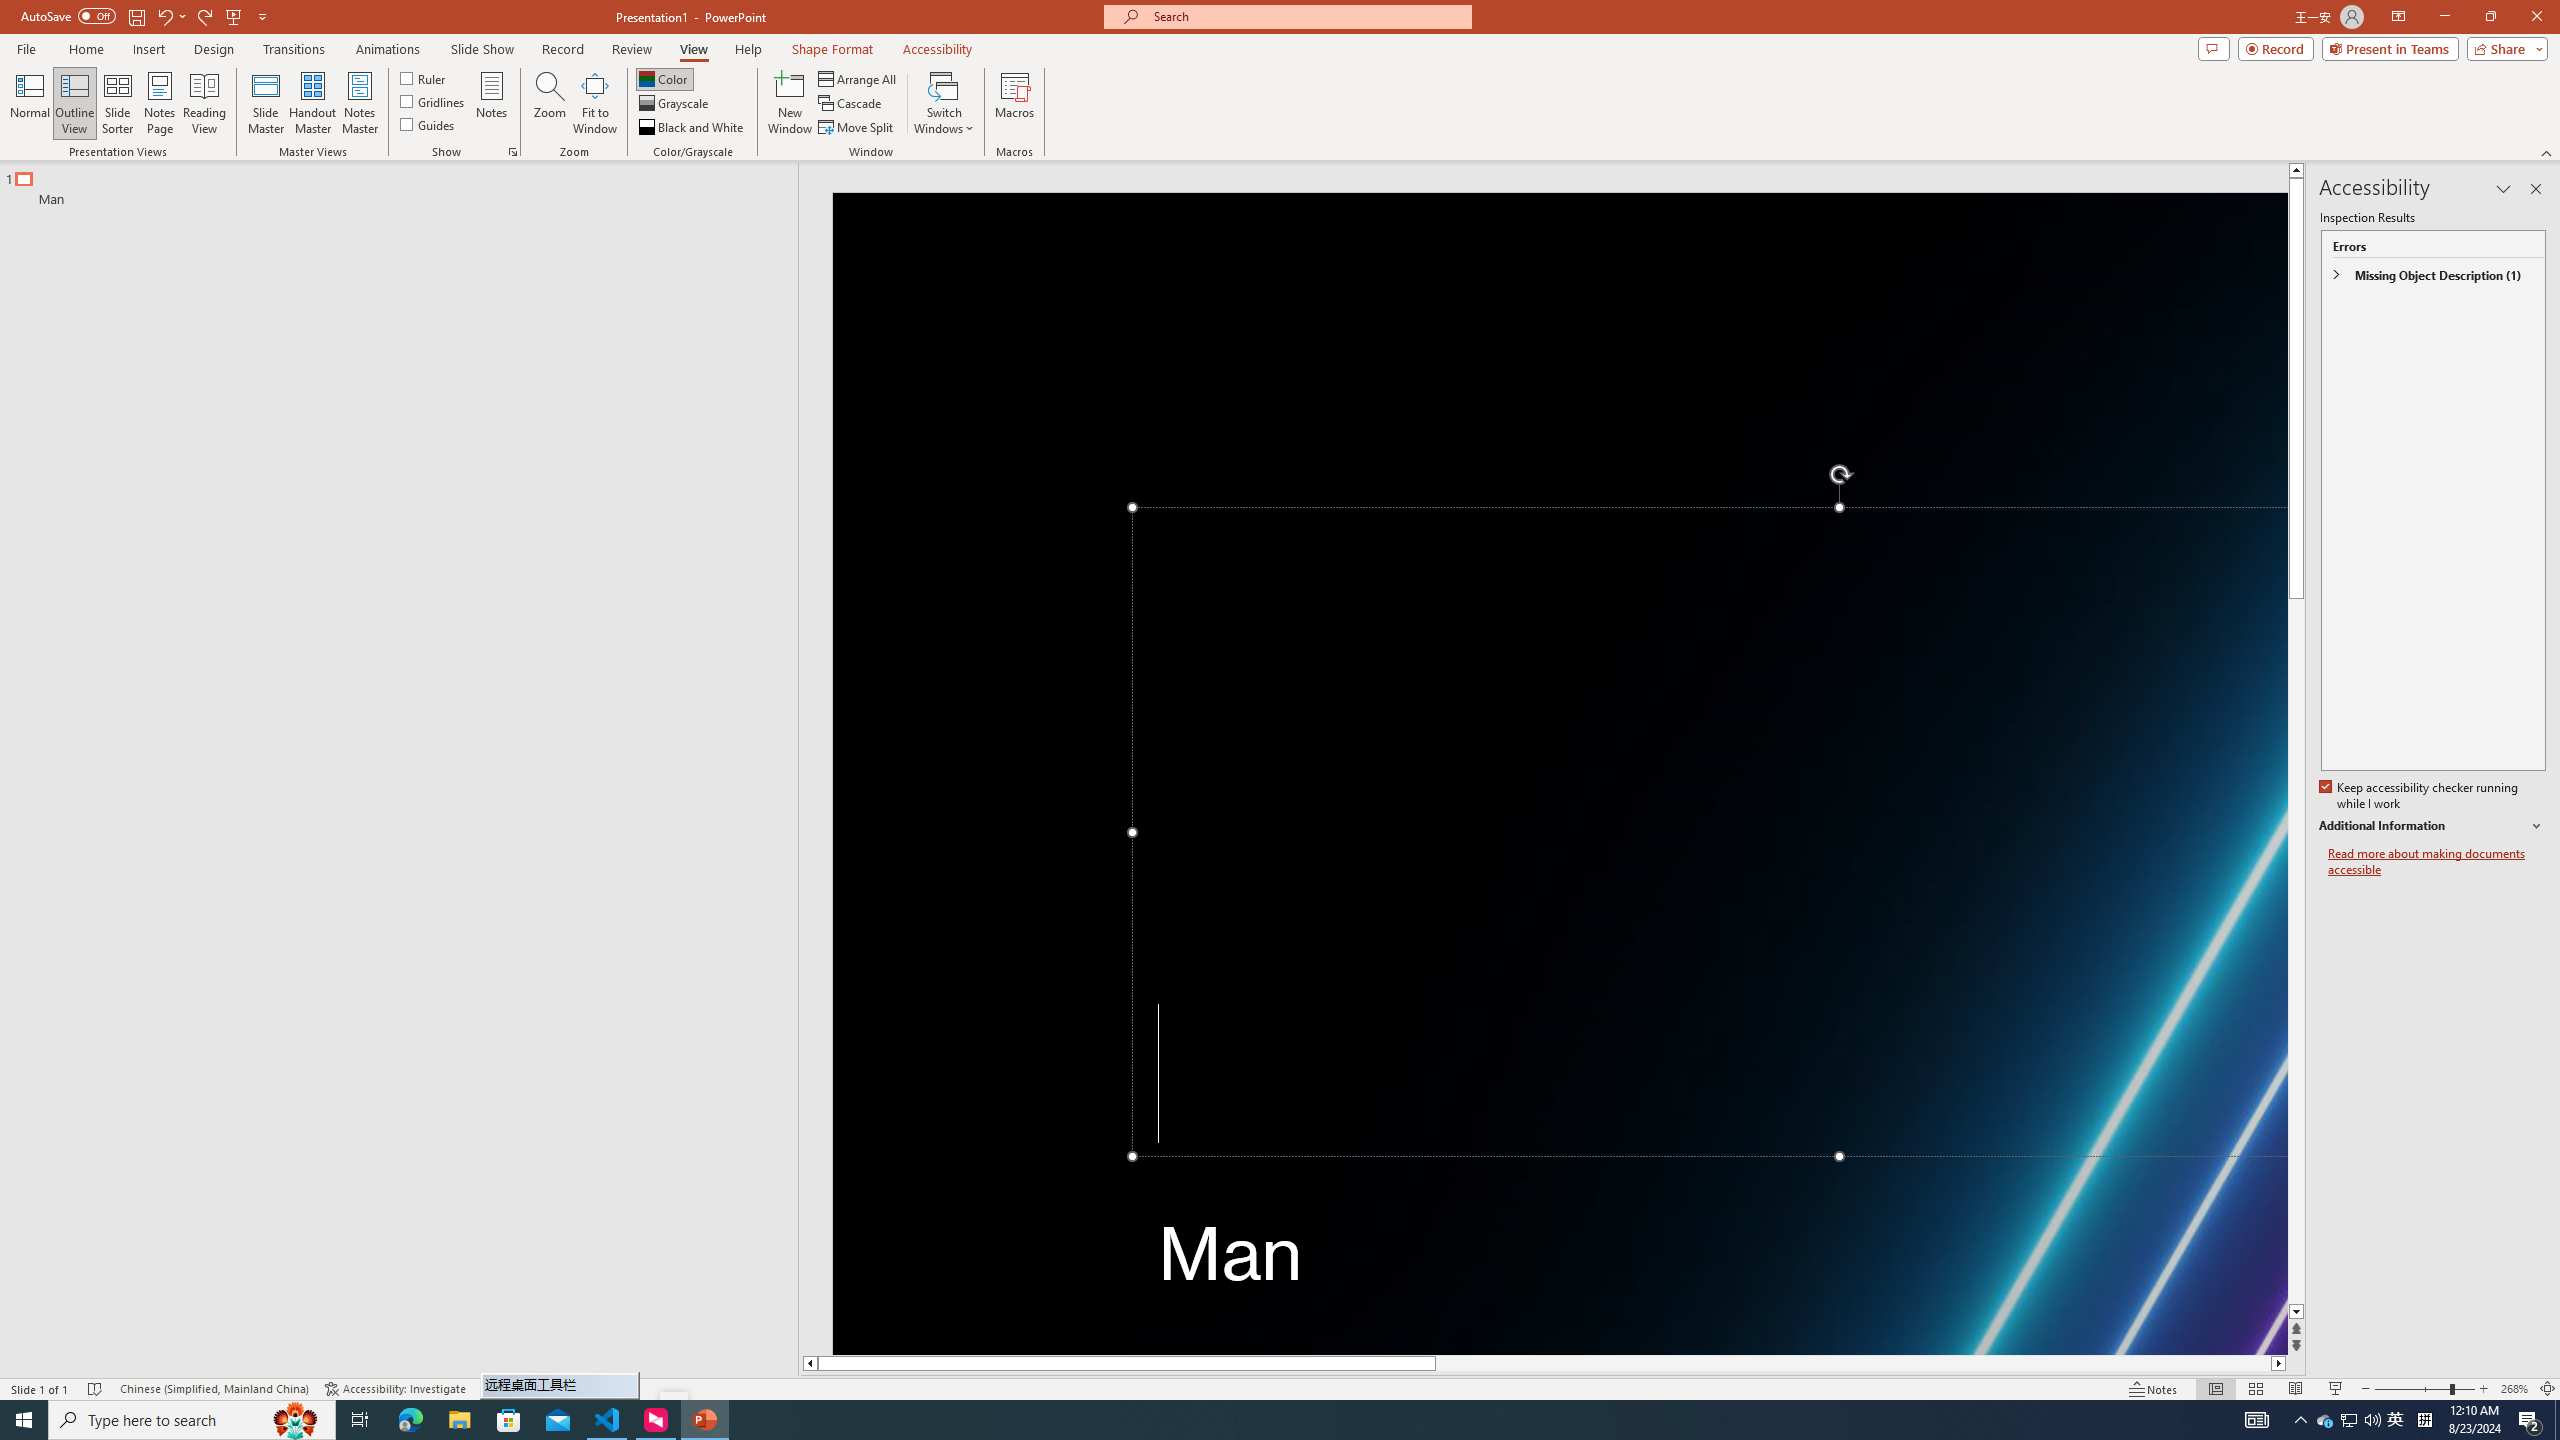  What do you see at coordinates (664, 78) in the screenshot?
I see `'Color'` at bounding box center [664, 78].